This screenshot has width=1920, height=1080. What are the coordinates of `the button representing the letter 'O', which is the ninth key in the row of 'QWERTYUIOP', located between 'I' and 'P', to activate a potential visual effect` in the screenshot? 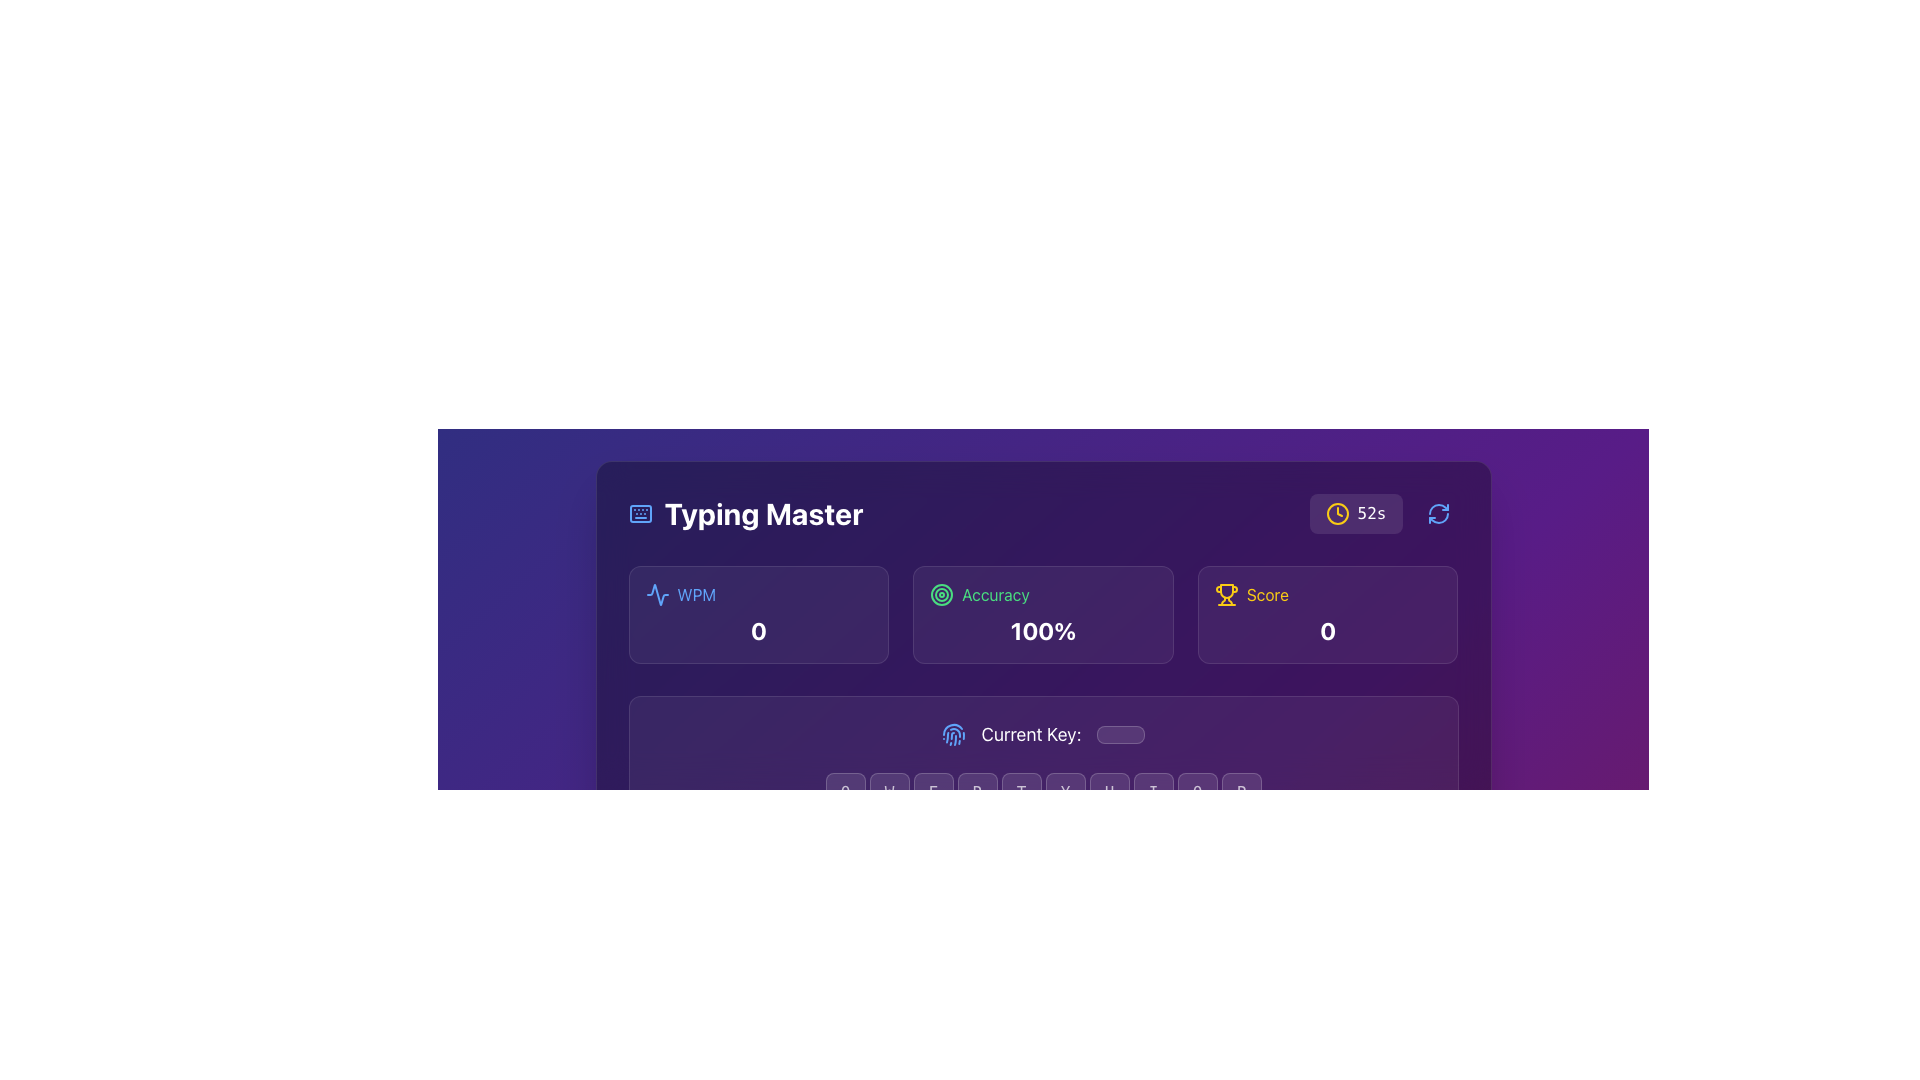 It's located at (1197, 792).